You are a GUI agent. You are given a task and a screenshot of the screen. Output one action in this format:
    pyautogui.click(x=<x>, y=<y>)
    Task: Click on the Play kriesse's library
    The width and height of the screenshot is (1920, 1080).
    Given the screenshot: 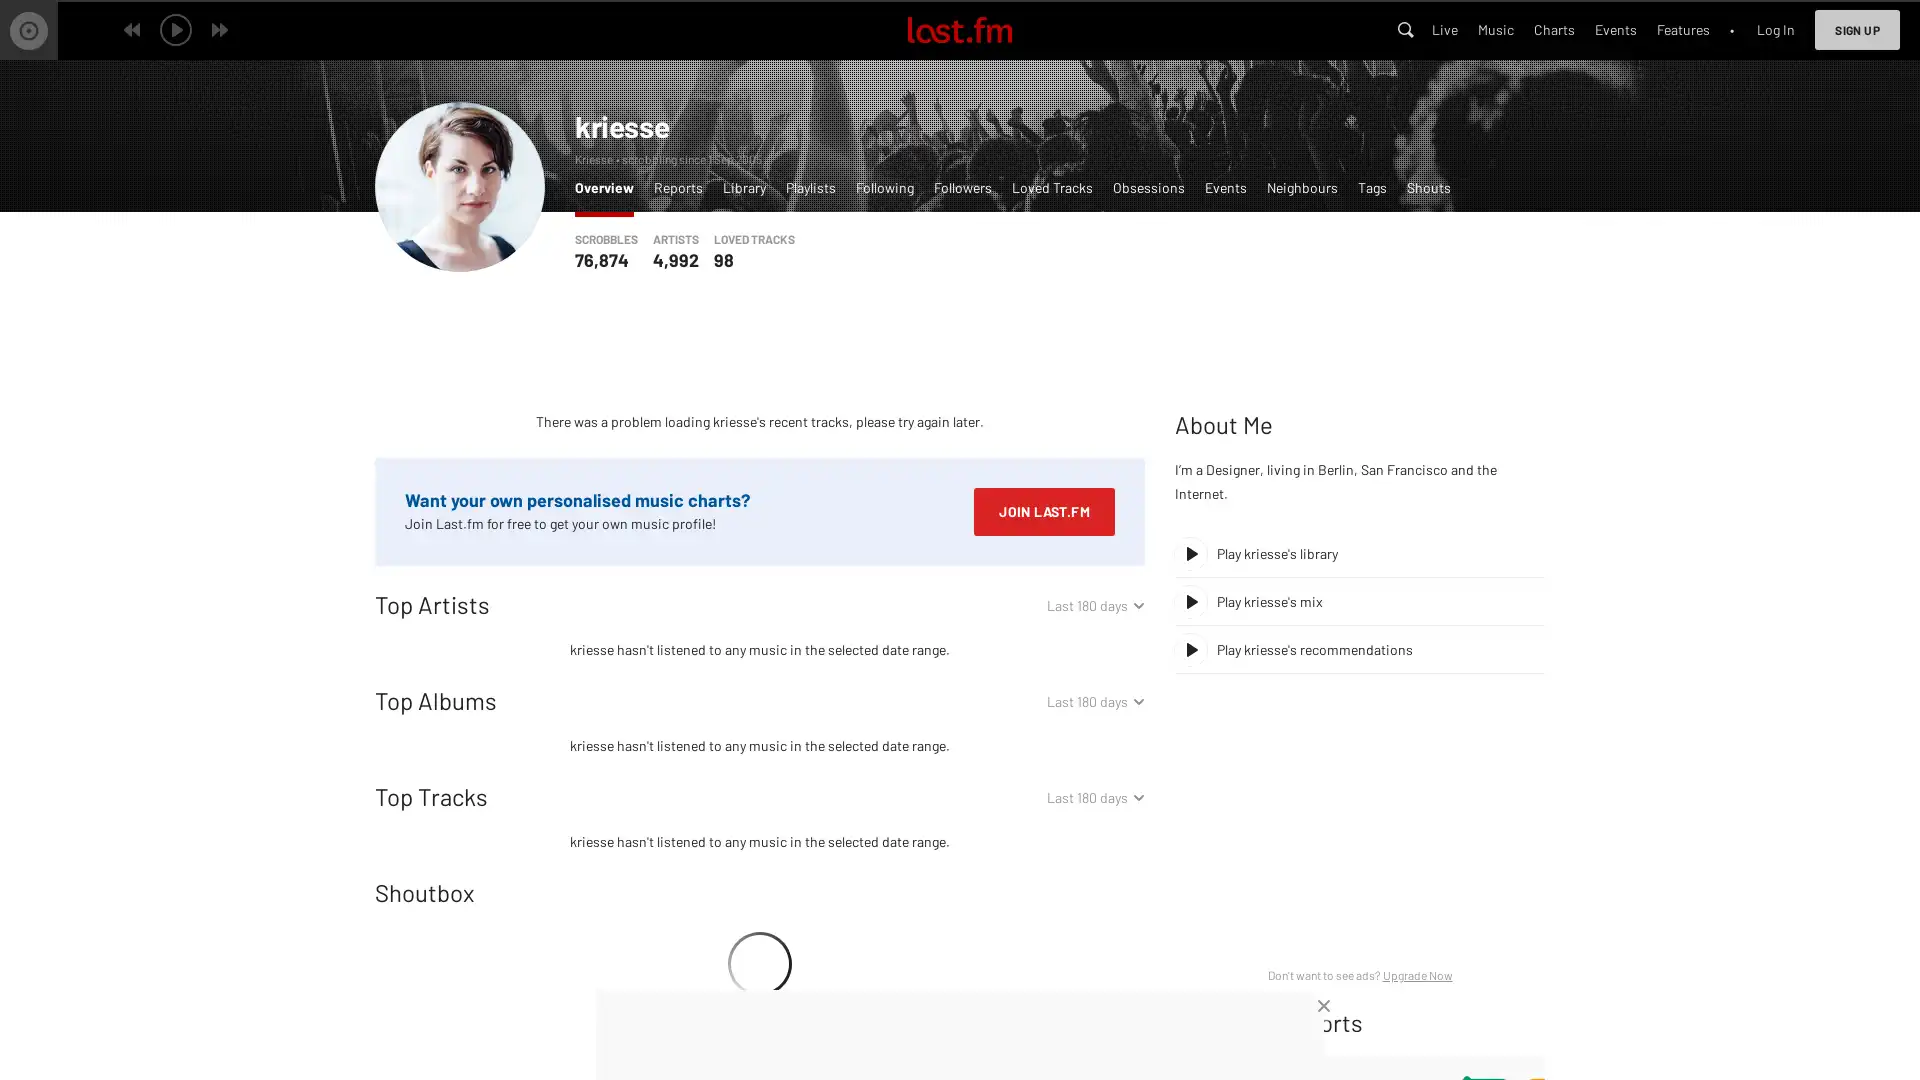 What is the action you would take?
    pyautogui.click(x=1359, y=554)
    